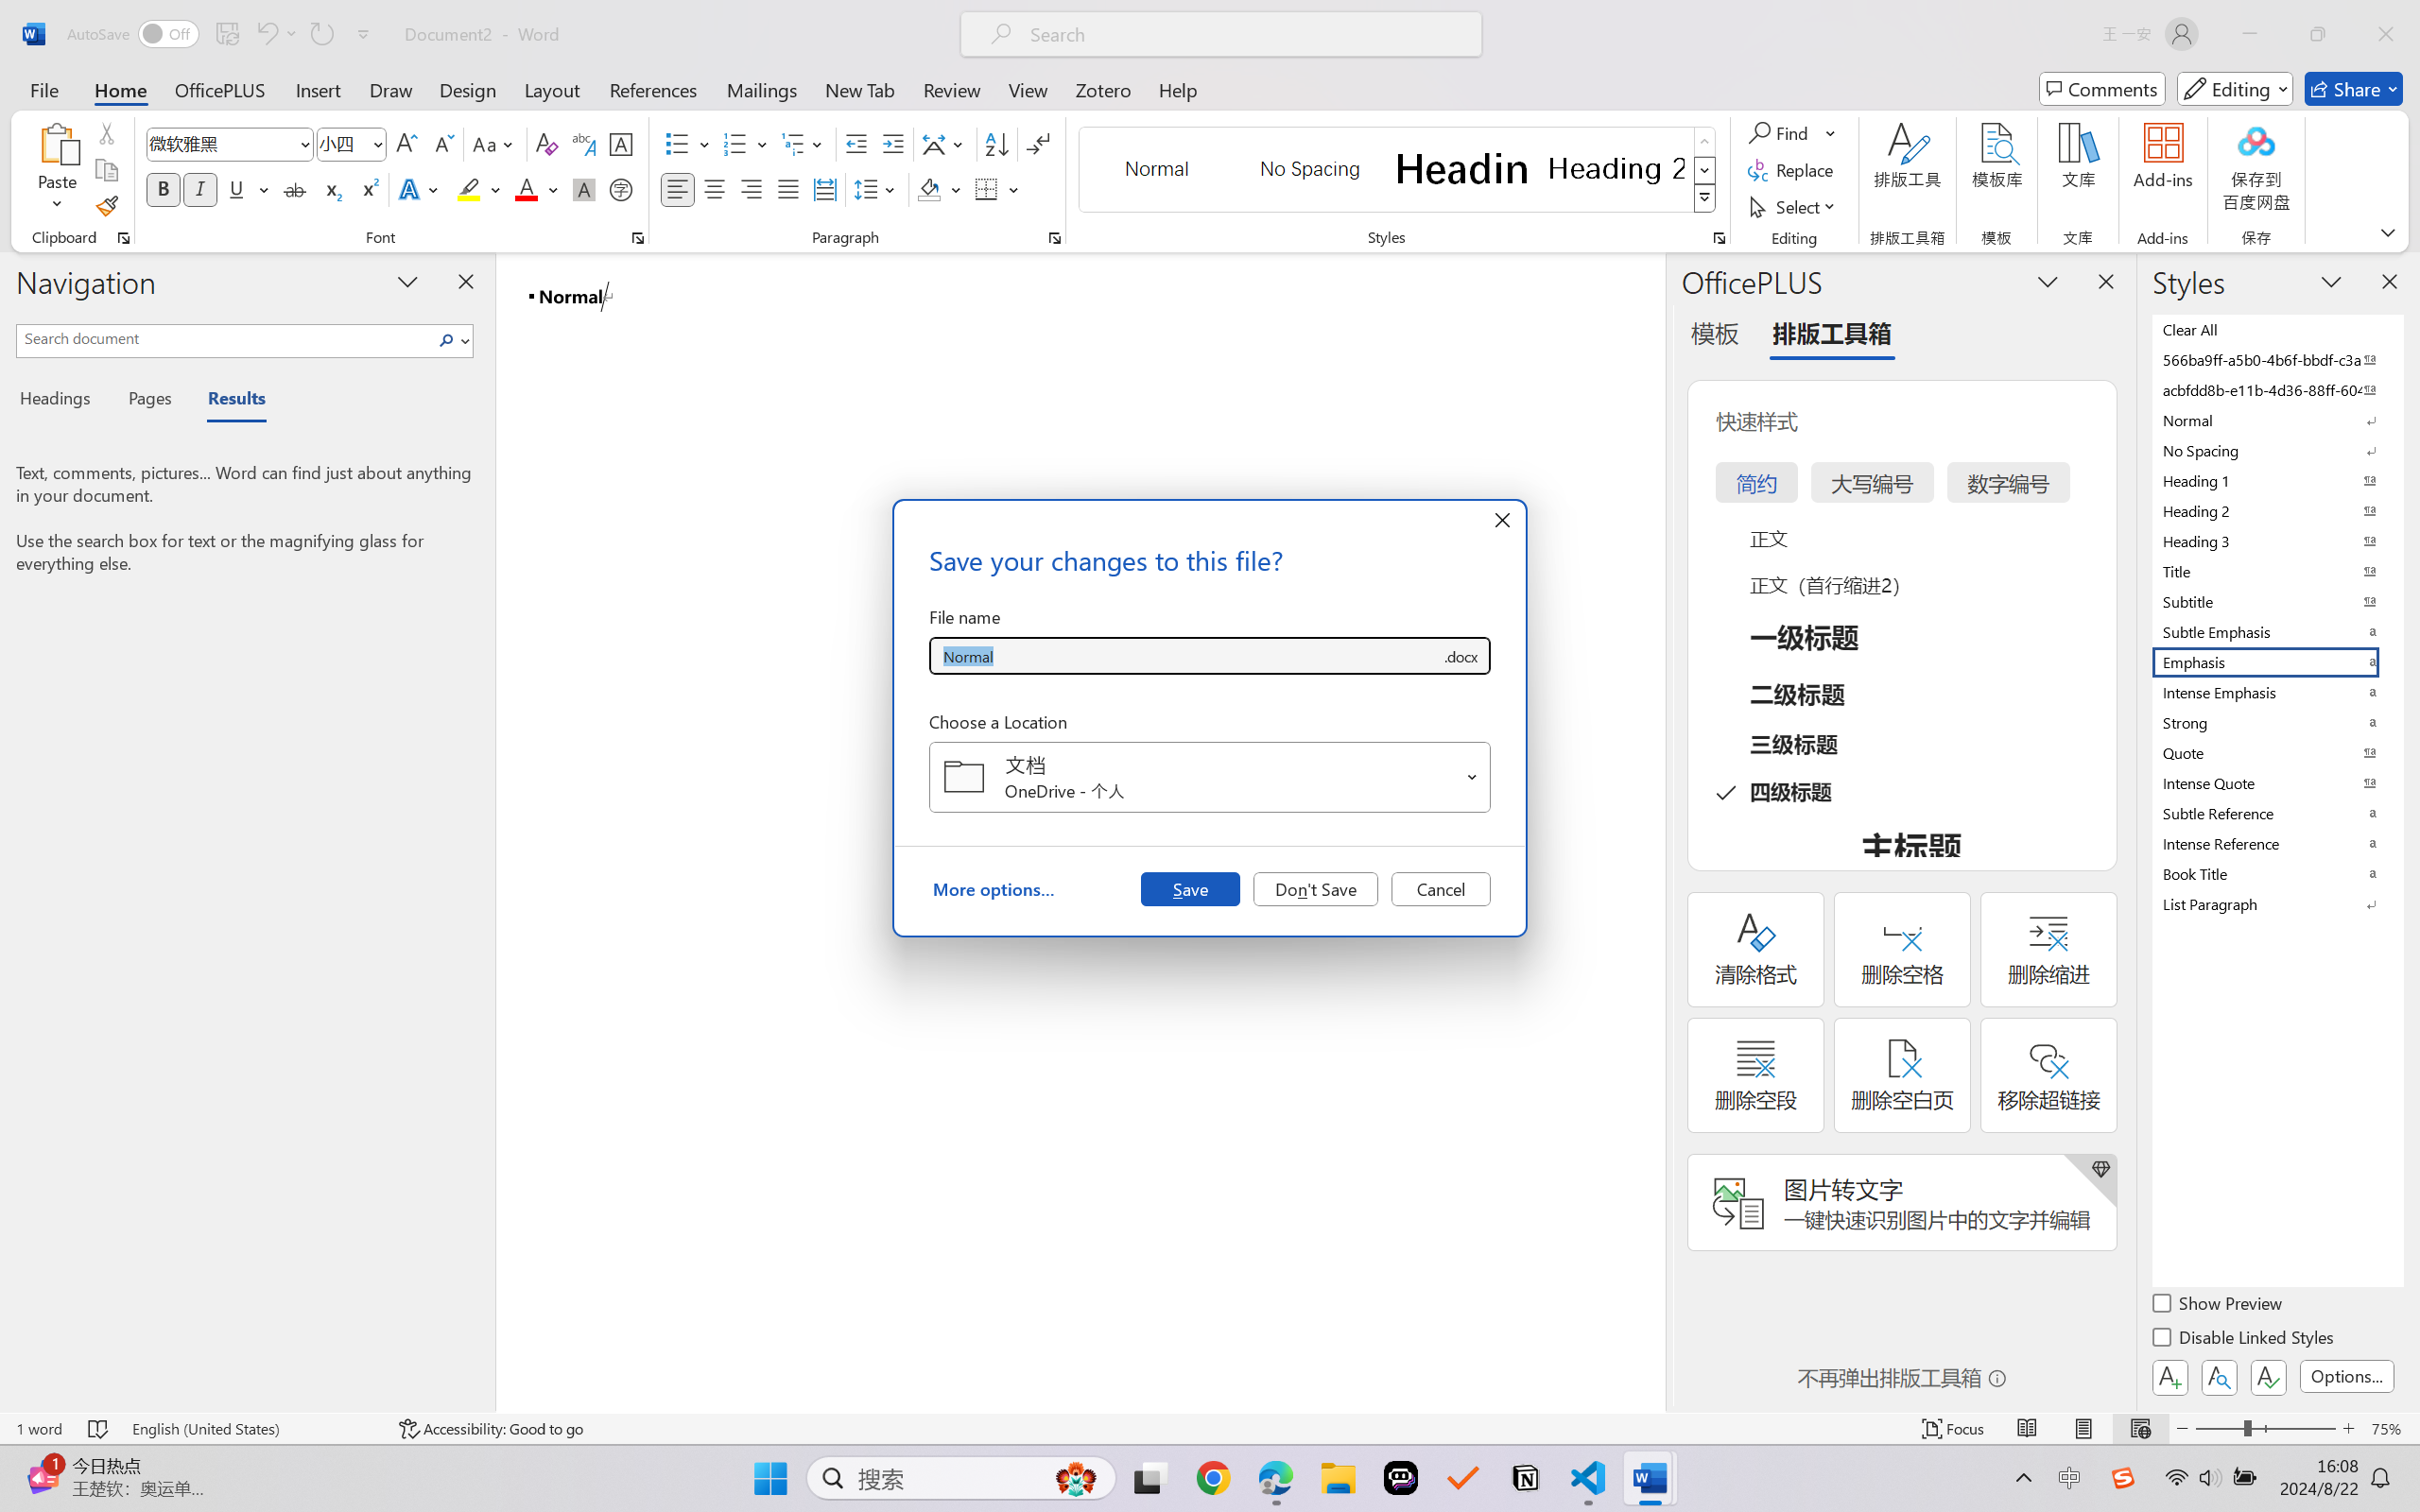 This screenshot has width=2420, height=1512. Describe the element at coordinates (2318, 33) in the screenshot. I see `'Restore Down'` at that location.